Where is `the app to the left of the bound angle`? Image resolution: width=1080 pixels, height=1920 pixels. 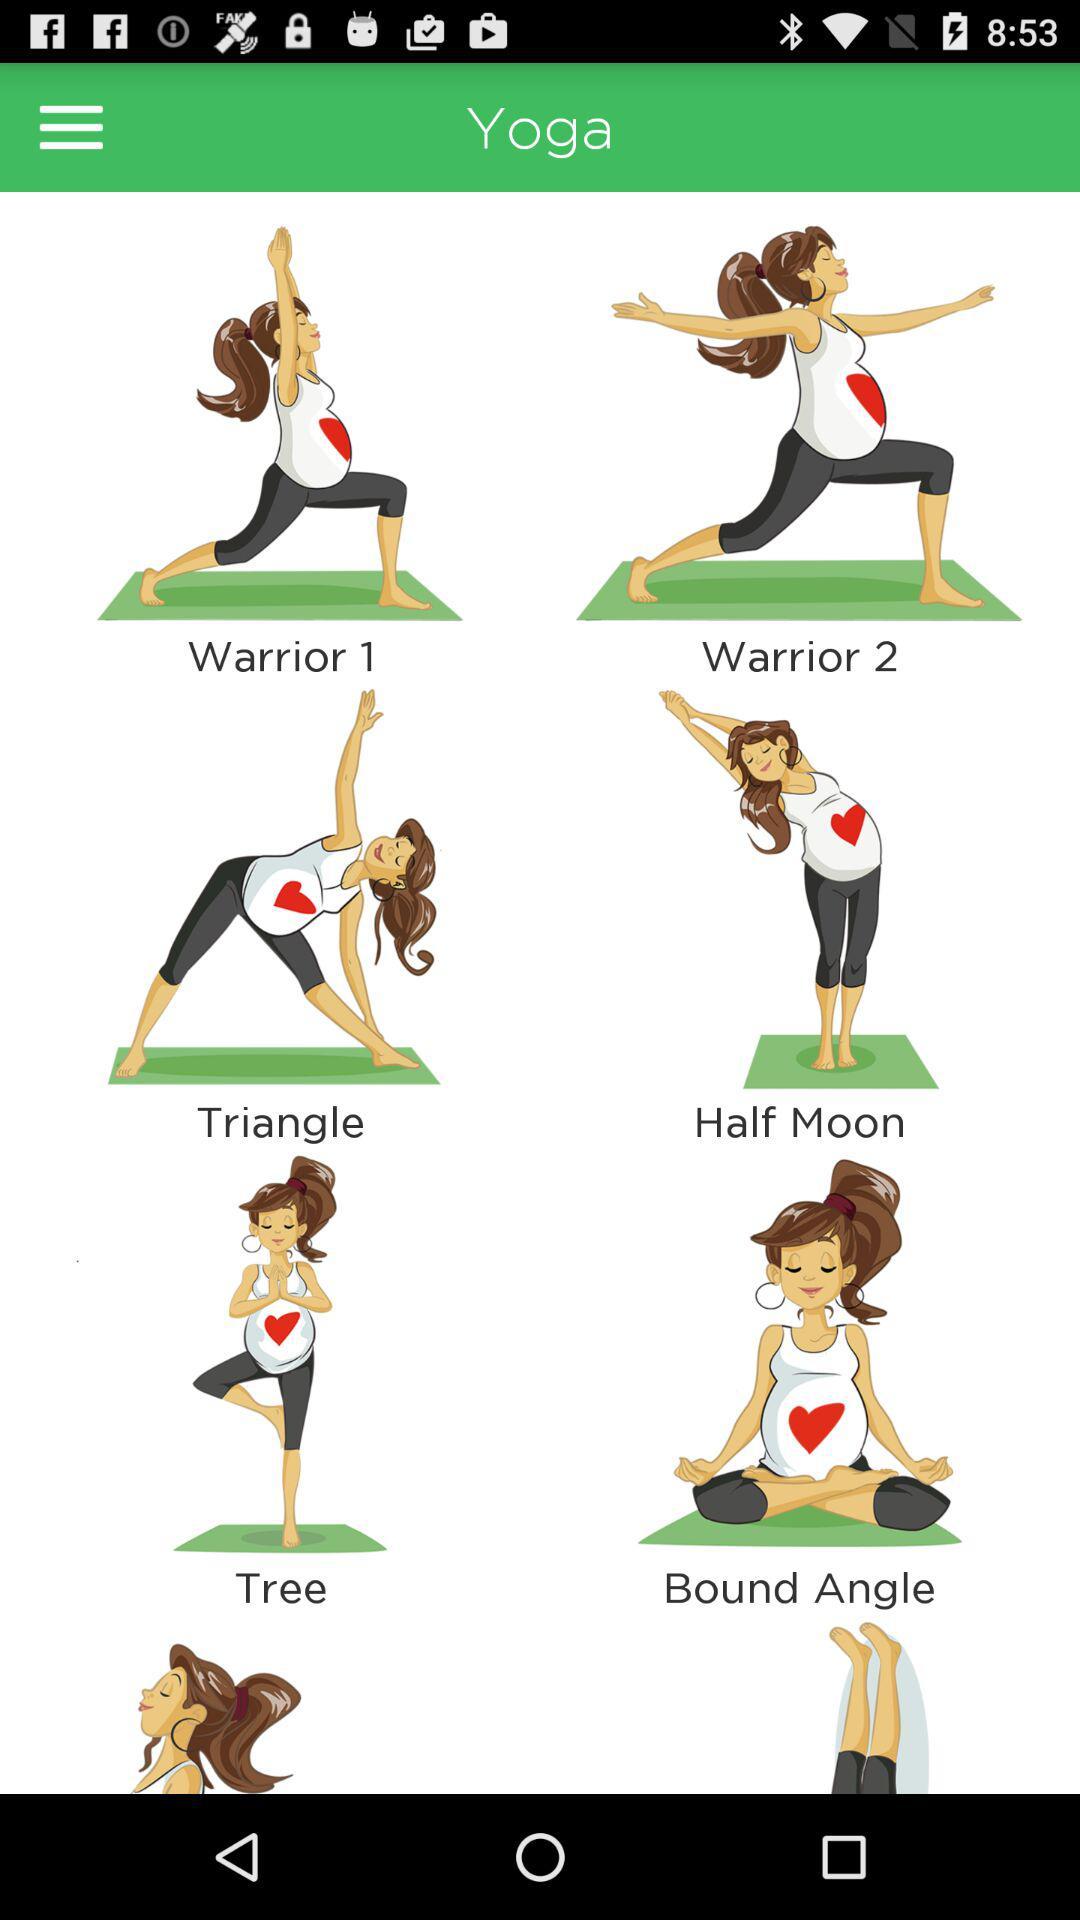 the app to the left of the bound angle is located at coordinates (280, 1701).